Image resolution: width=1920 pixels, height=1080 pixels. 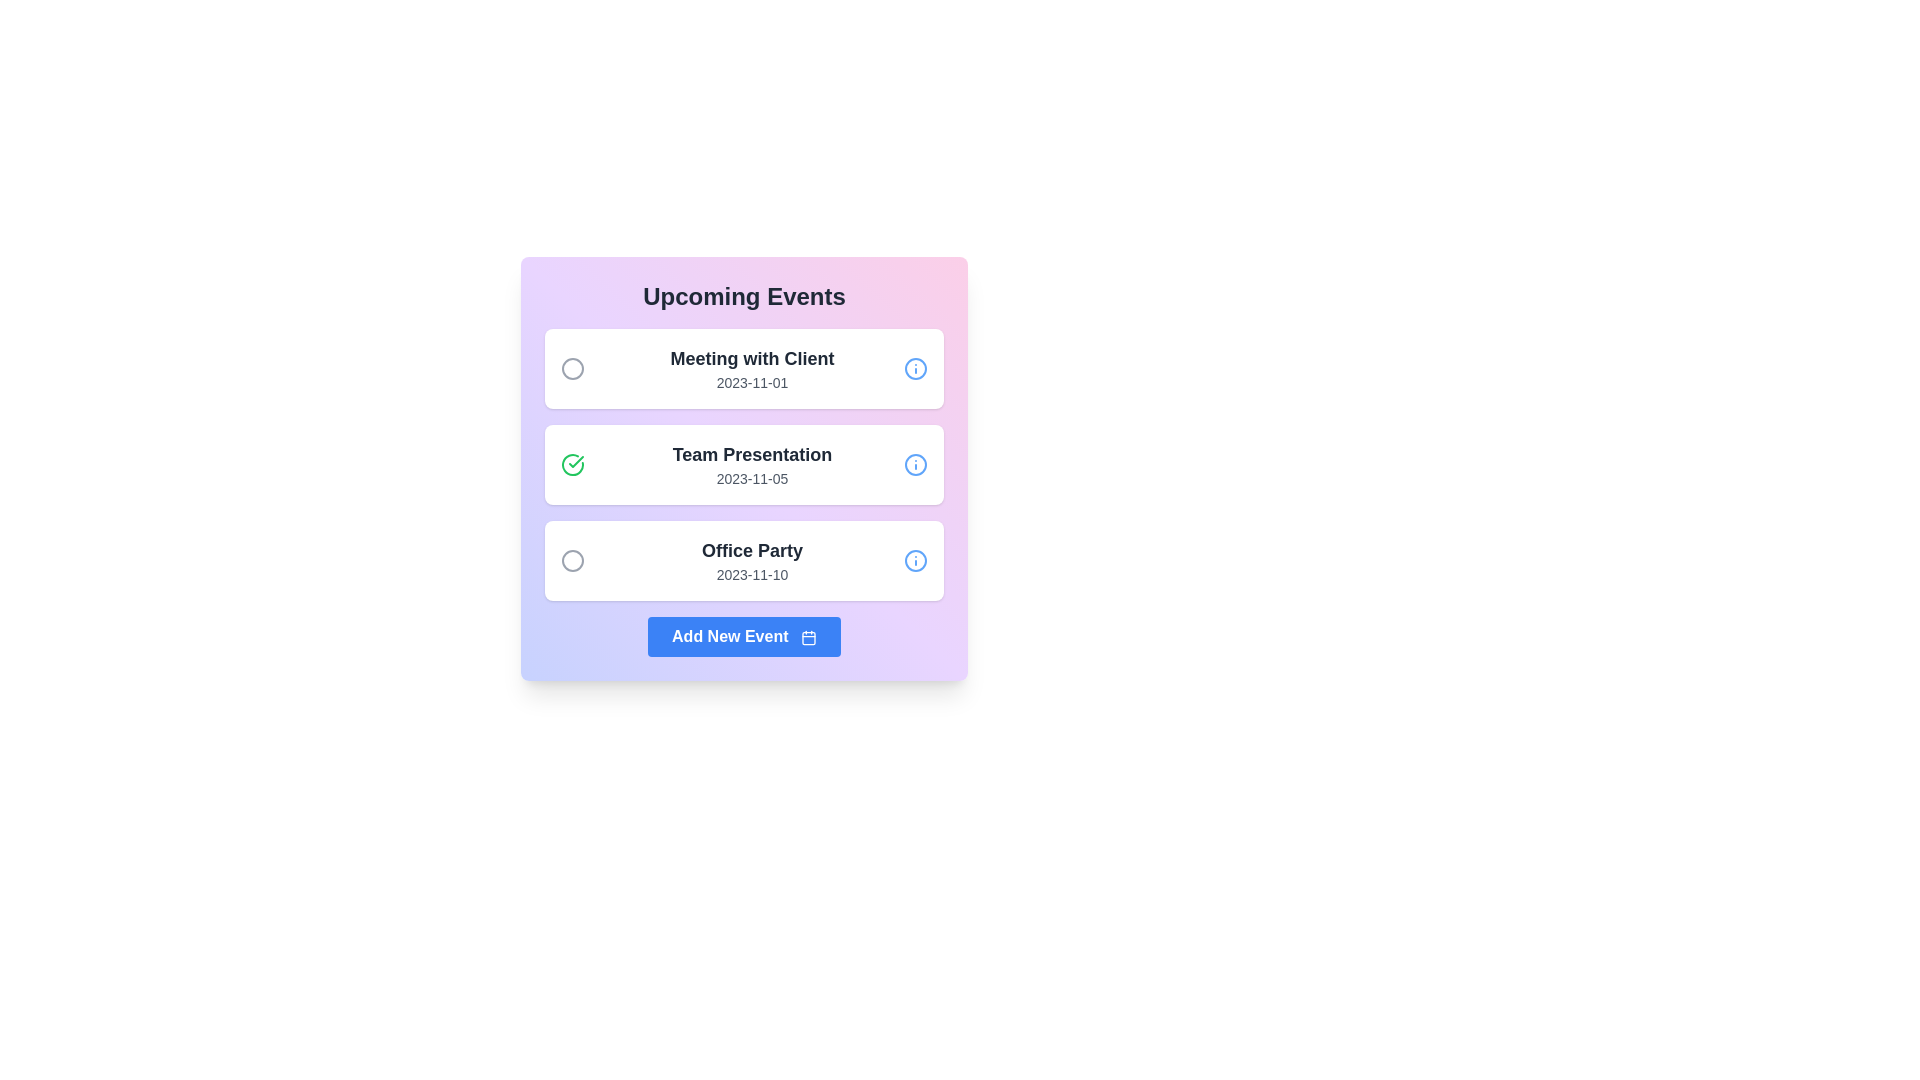 What do you see at coordinates (571, 560) in the screenshot?
I see `the toggle or selection indicator for the 'Office Party' event` at bounding box center [571, 560].